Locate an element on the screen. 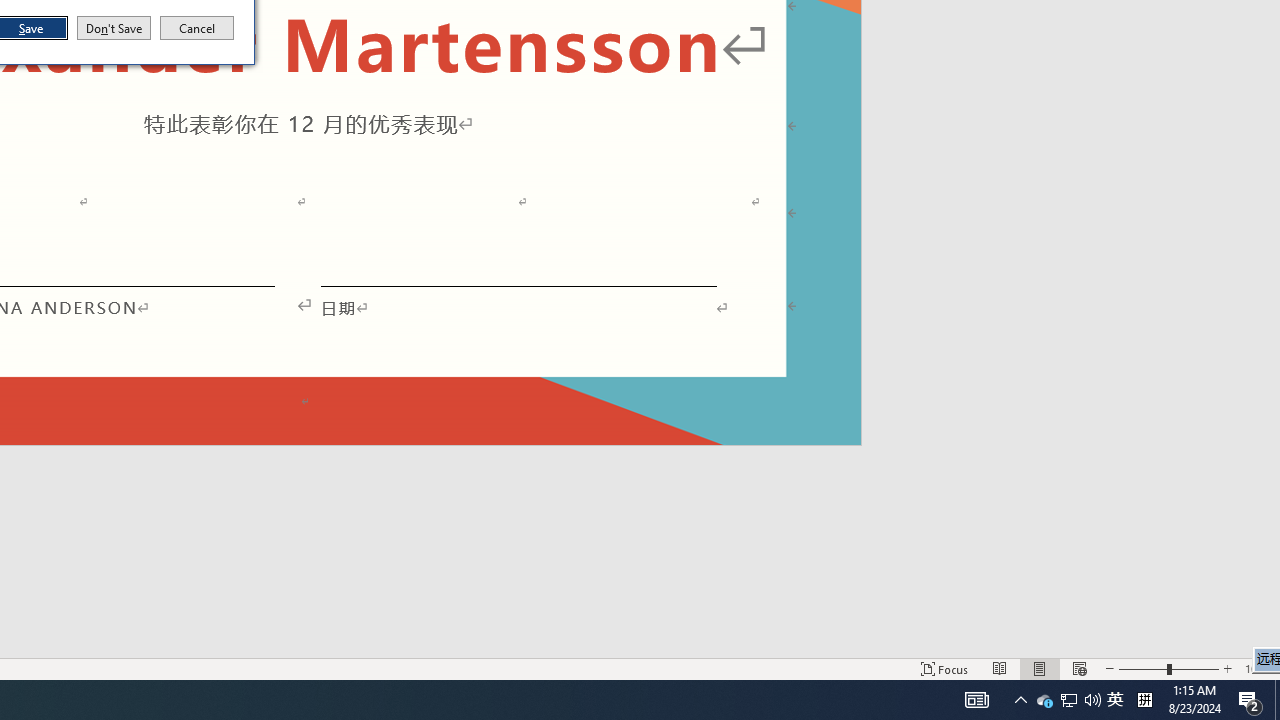  'Zoom In' is located at coordinates (1226, 669).